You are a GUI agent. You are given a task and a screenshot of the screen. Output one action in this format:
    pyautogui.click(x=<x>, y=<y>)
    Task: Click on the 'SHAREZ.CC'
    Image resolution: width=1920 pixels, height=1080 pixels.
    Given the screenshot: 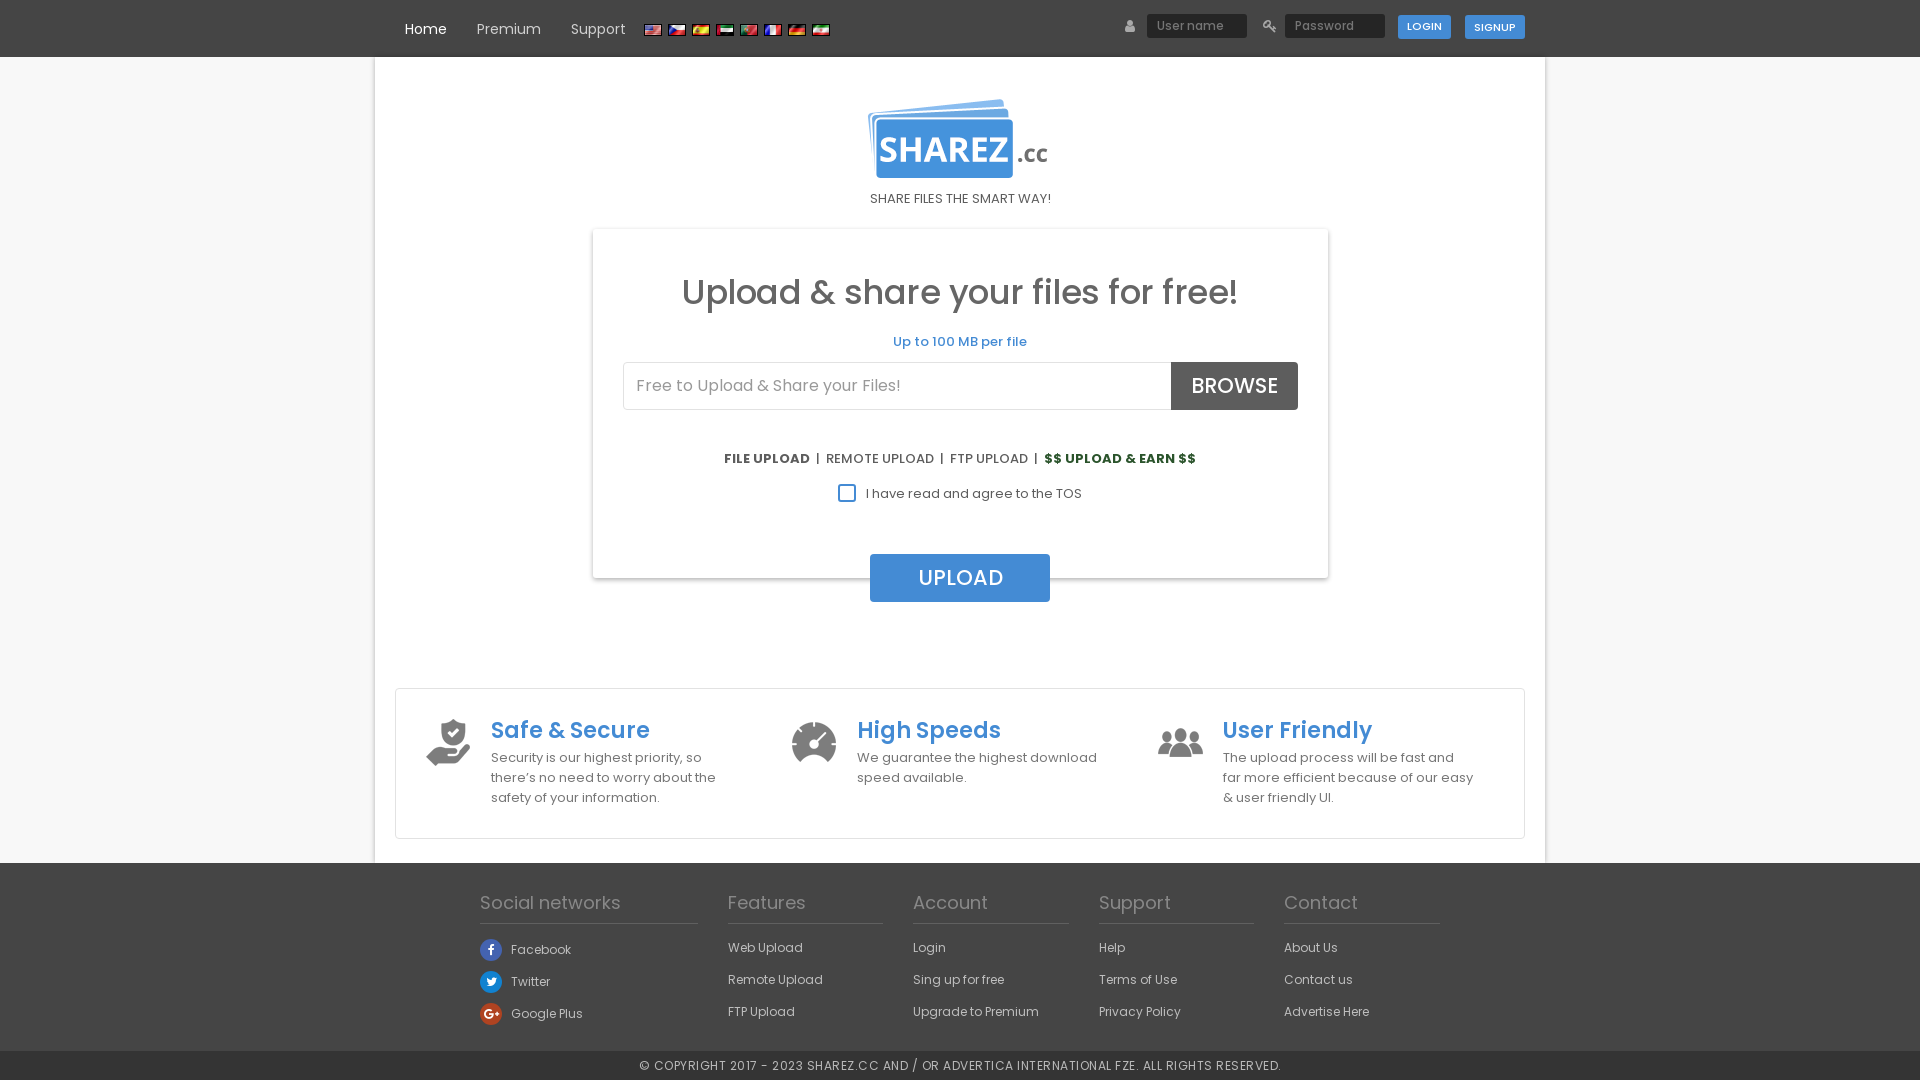 What is the action you would take?
    pyautogui.click(x=842, y=1064)
    